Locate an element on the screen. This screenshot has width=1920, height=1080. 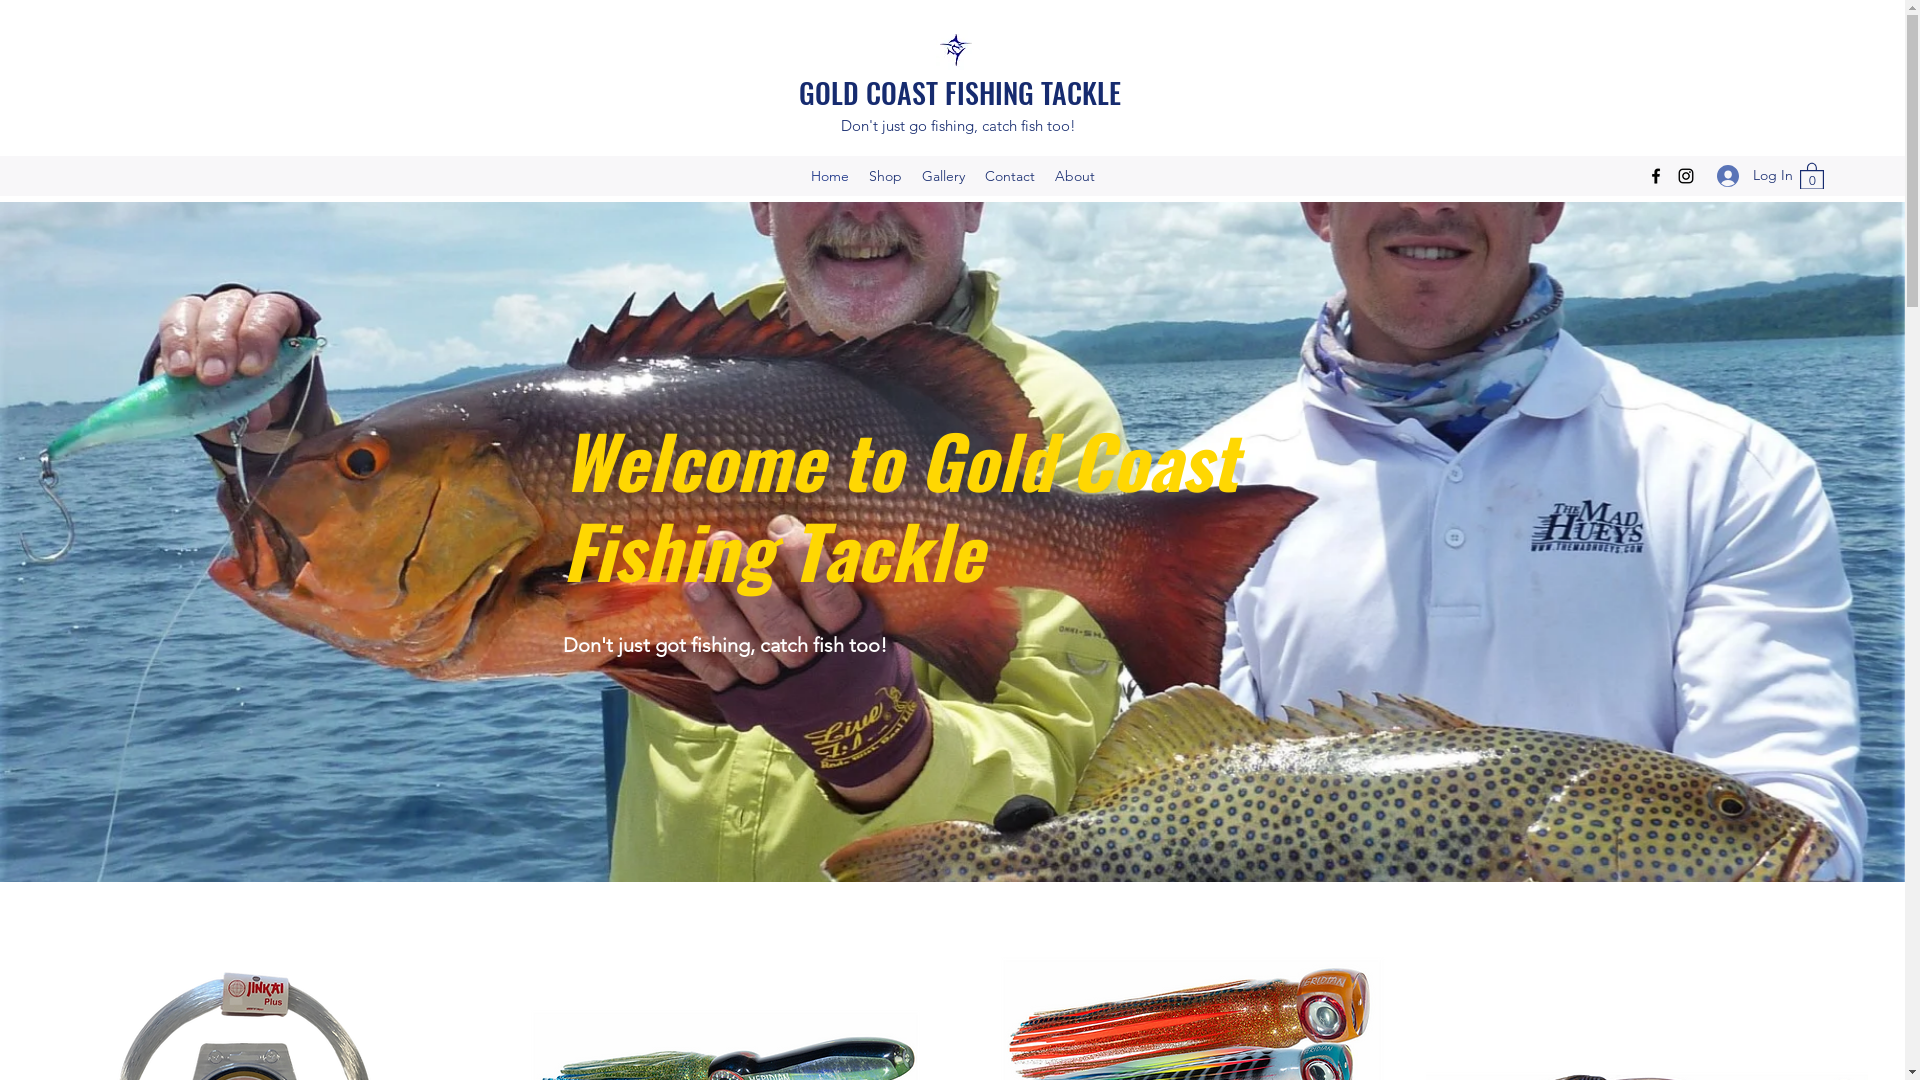
'Contact' is located at coordinates (1008, 175).